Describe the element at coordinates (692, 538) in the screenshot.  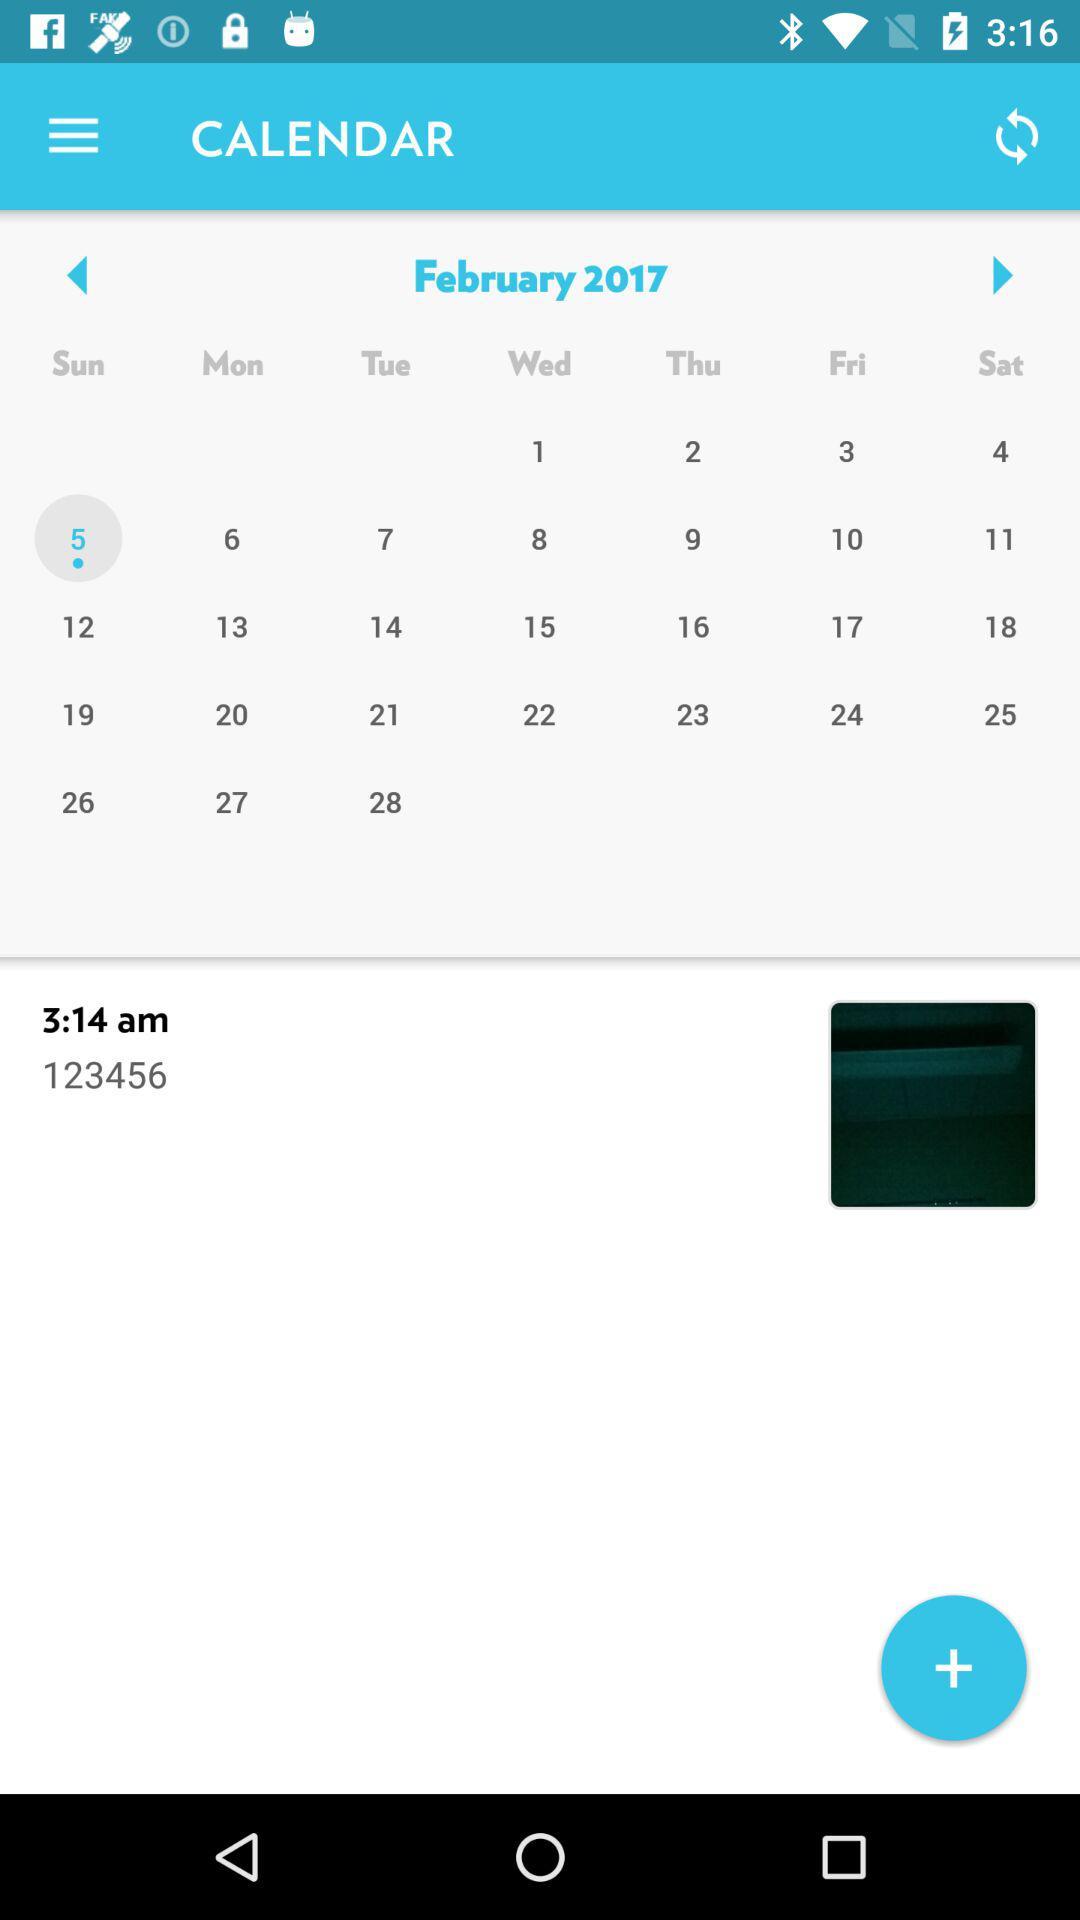
I see `icon below the 1 item` at that location.